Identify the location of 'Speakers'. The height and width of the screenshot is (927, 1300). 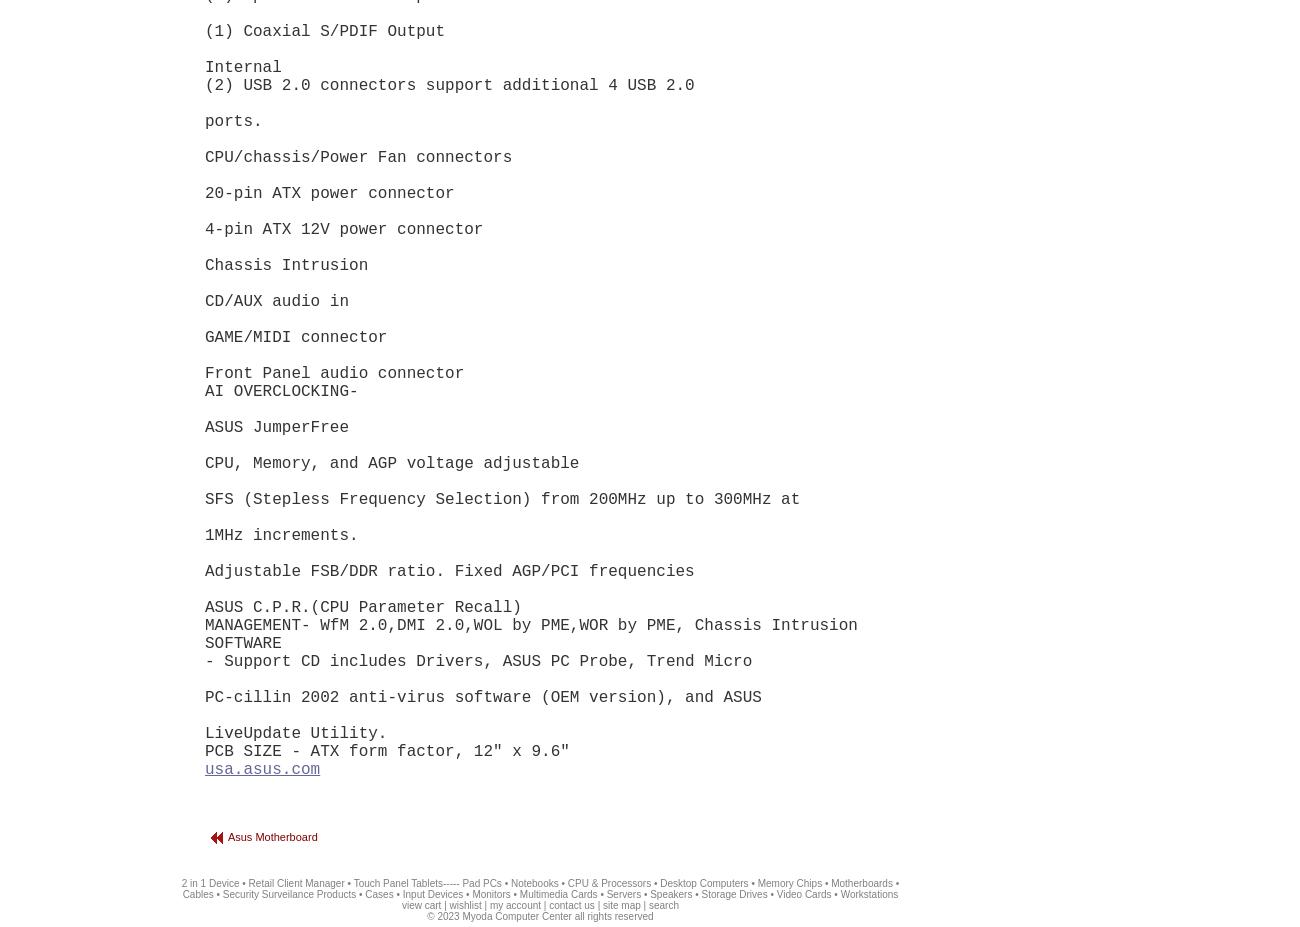
(670, 894).